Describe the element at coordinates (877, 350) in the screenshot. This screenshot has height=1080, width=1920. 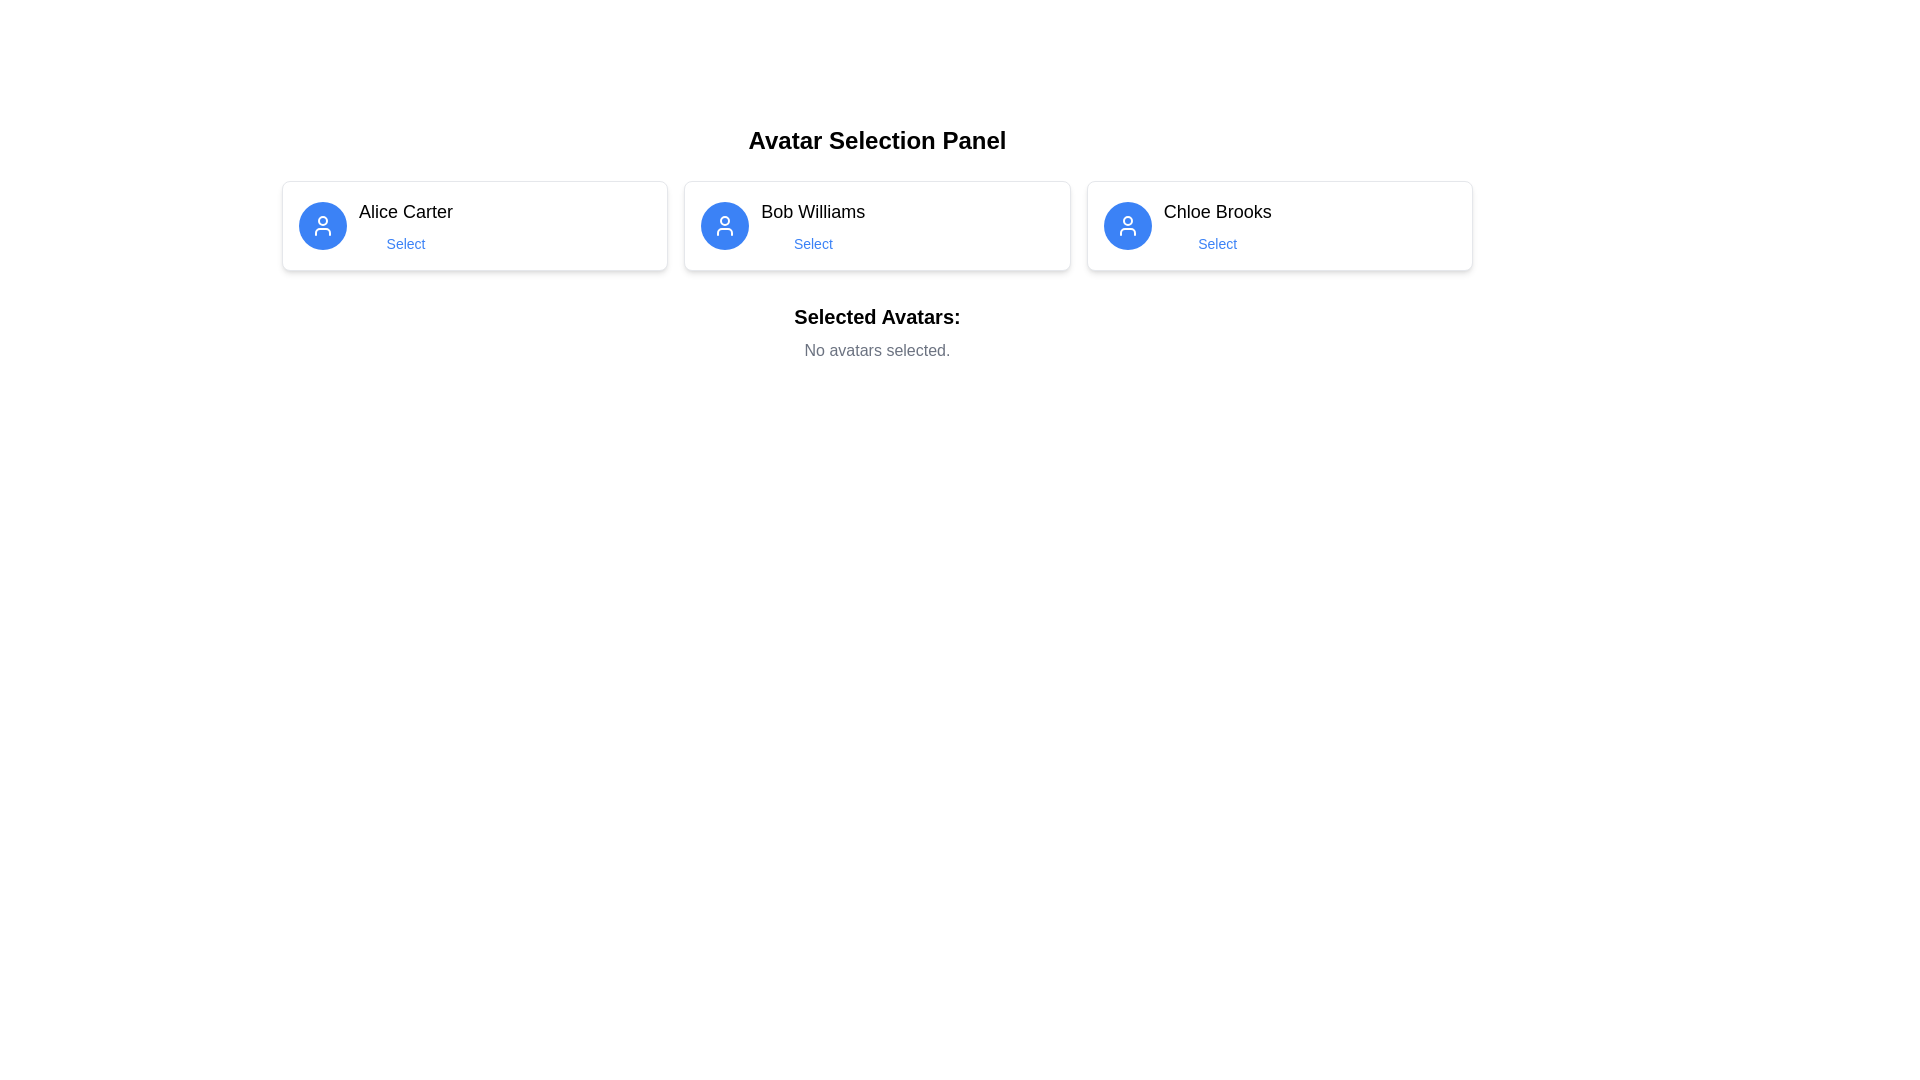
I see `text label displaying 'No avatars selected.' located centrally below the 'Selected Avatars:' heading` at that location.